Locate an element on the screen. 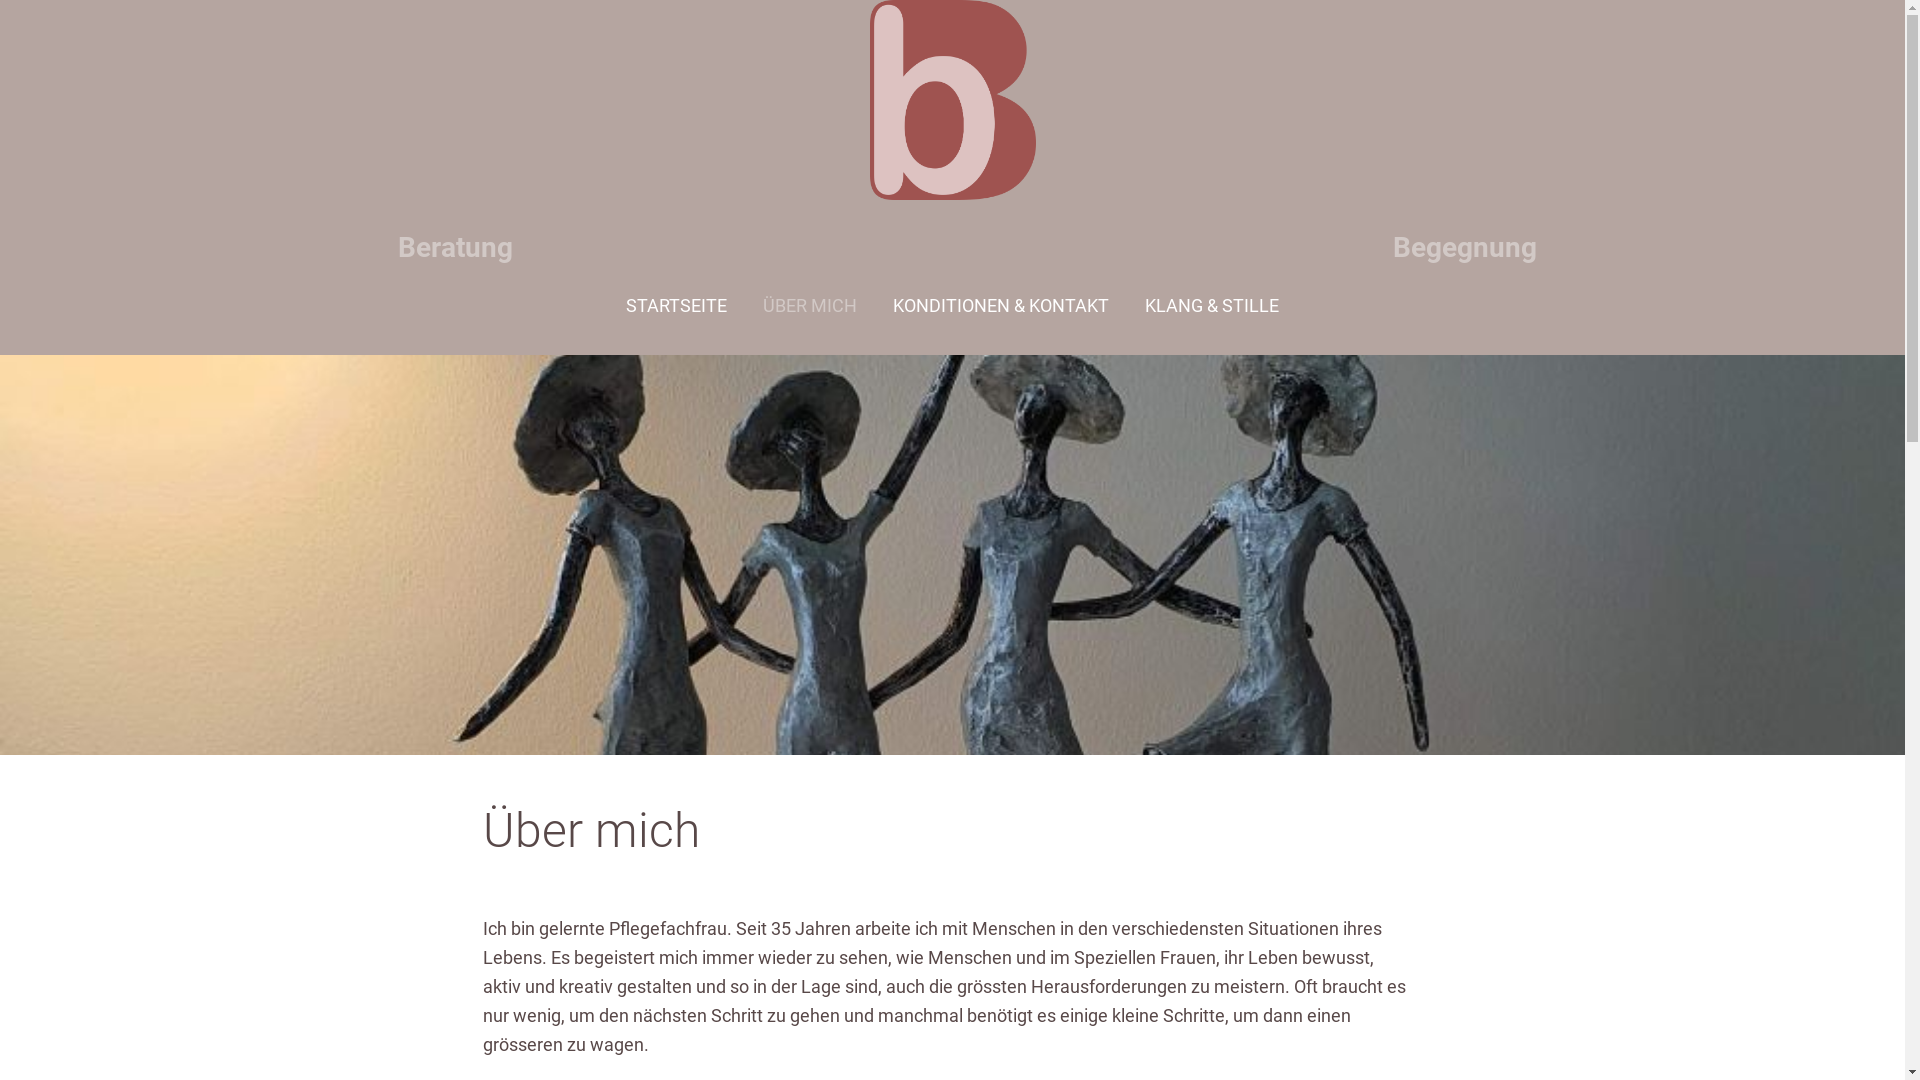  'STARTSEITE' is located at coordinates (667, 305).